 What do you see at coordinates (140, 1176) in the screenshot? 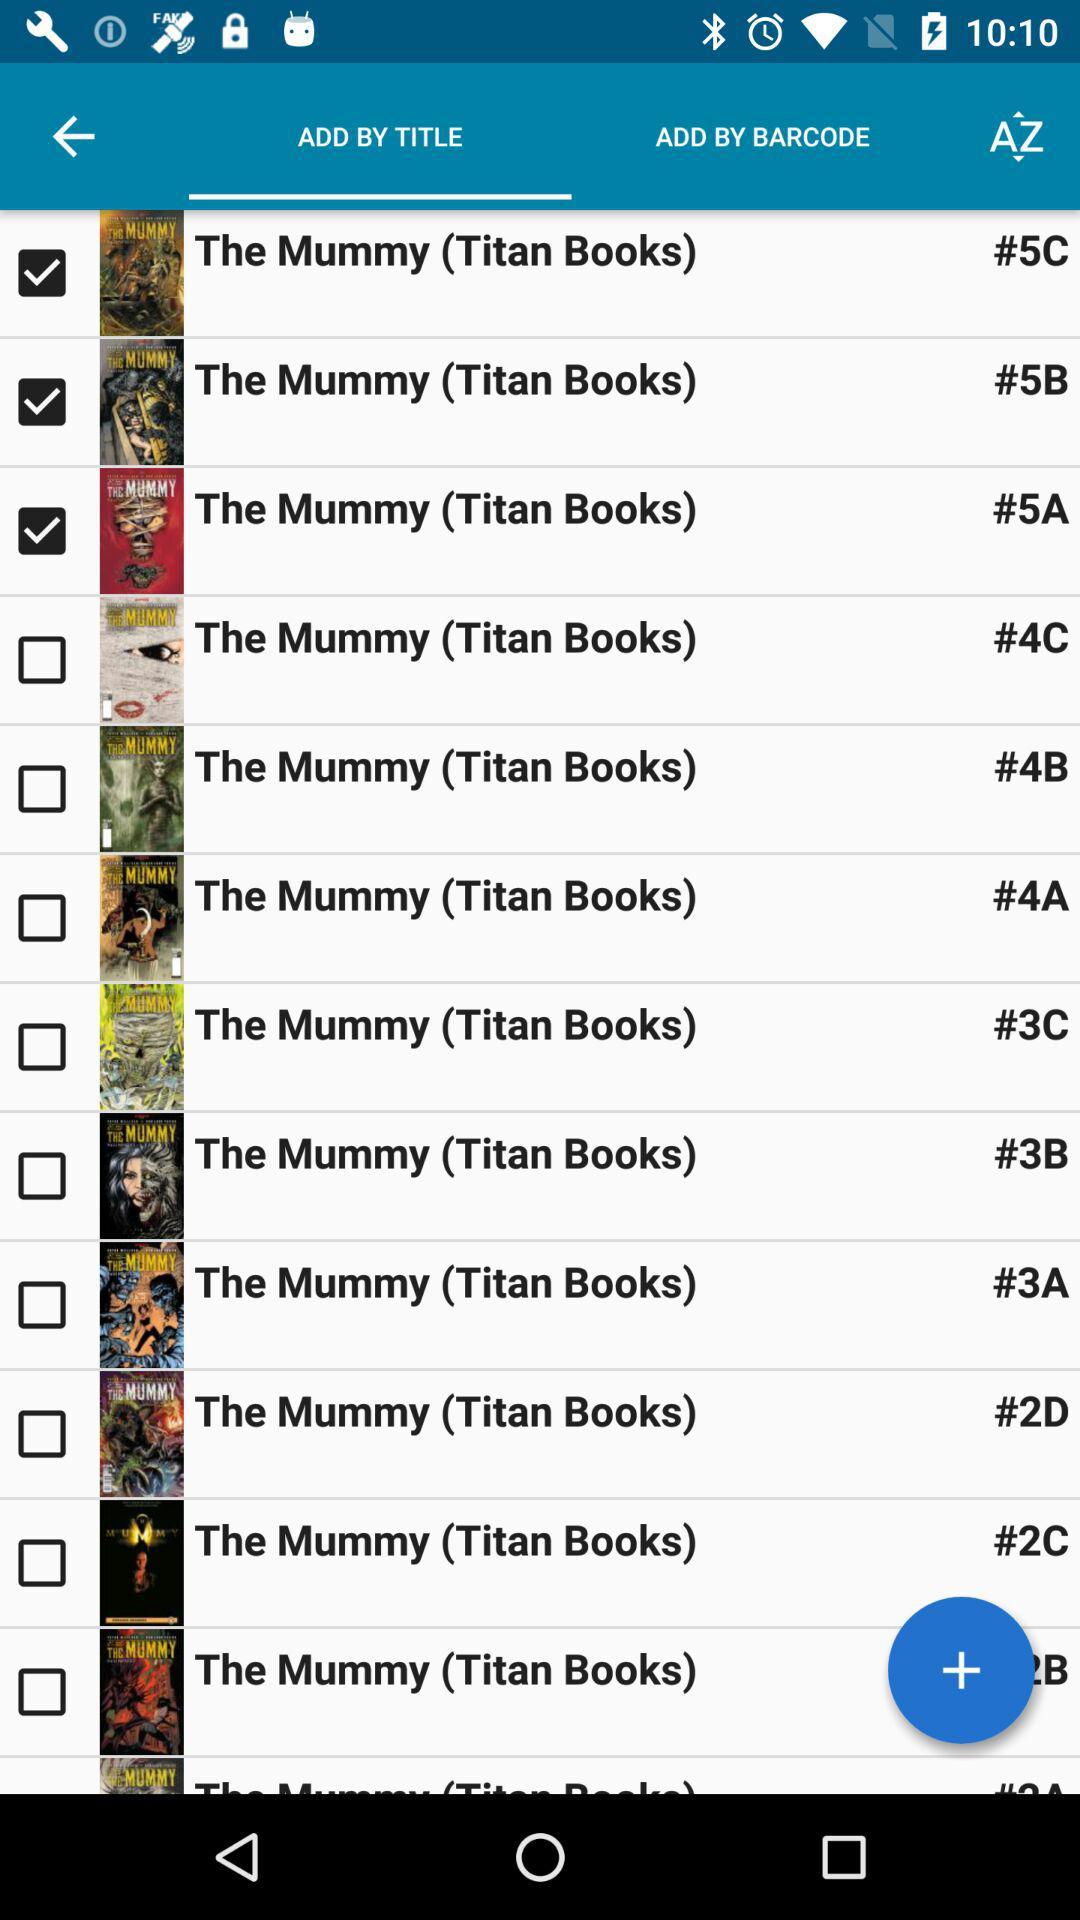
I see `open this book info page` at bounding box center [140, 1176].